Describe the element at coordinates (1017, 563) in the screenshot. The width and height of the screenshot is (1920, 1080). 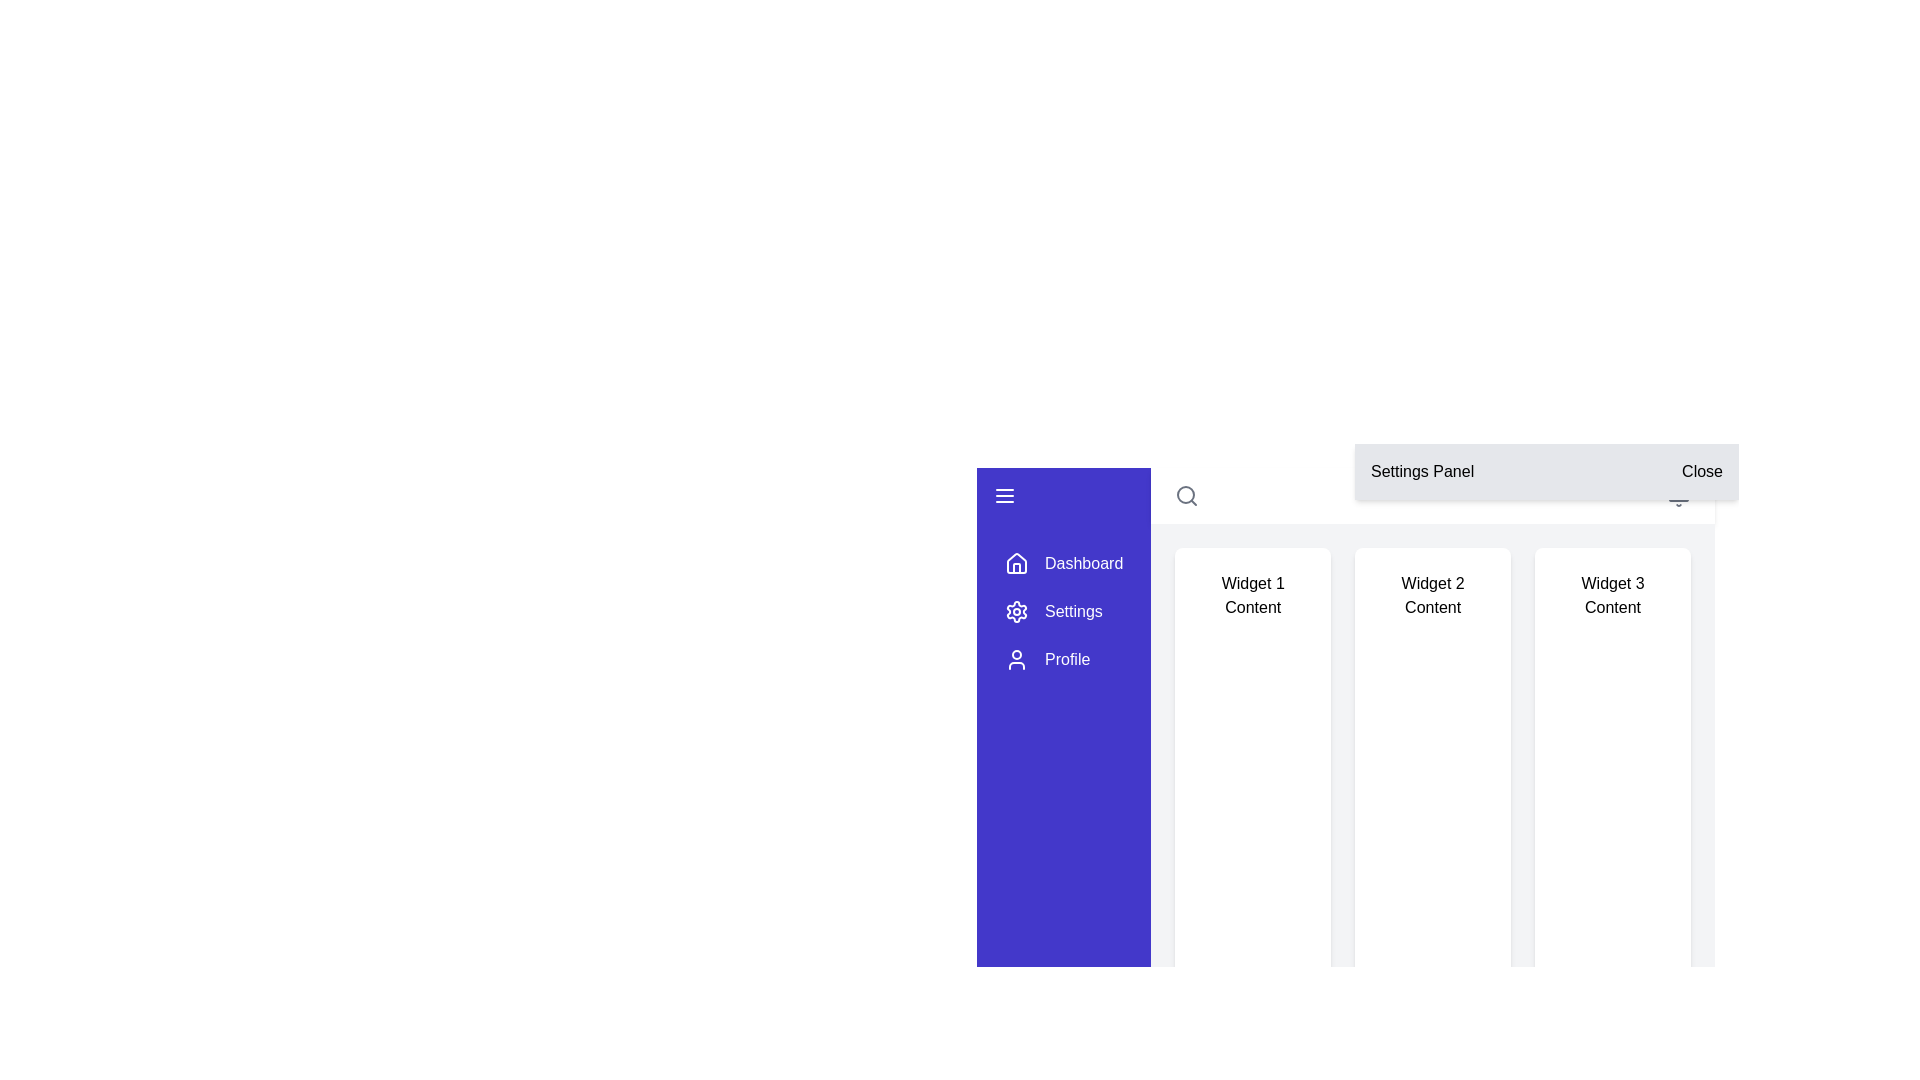
I see `the 'Dashboard' icon located in the upper-left corner of the blue sidebar, which is the first element in the item group, to the left of the text 'Dashboard'` at that location.